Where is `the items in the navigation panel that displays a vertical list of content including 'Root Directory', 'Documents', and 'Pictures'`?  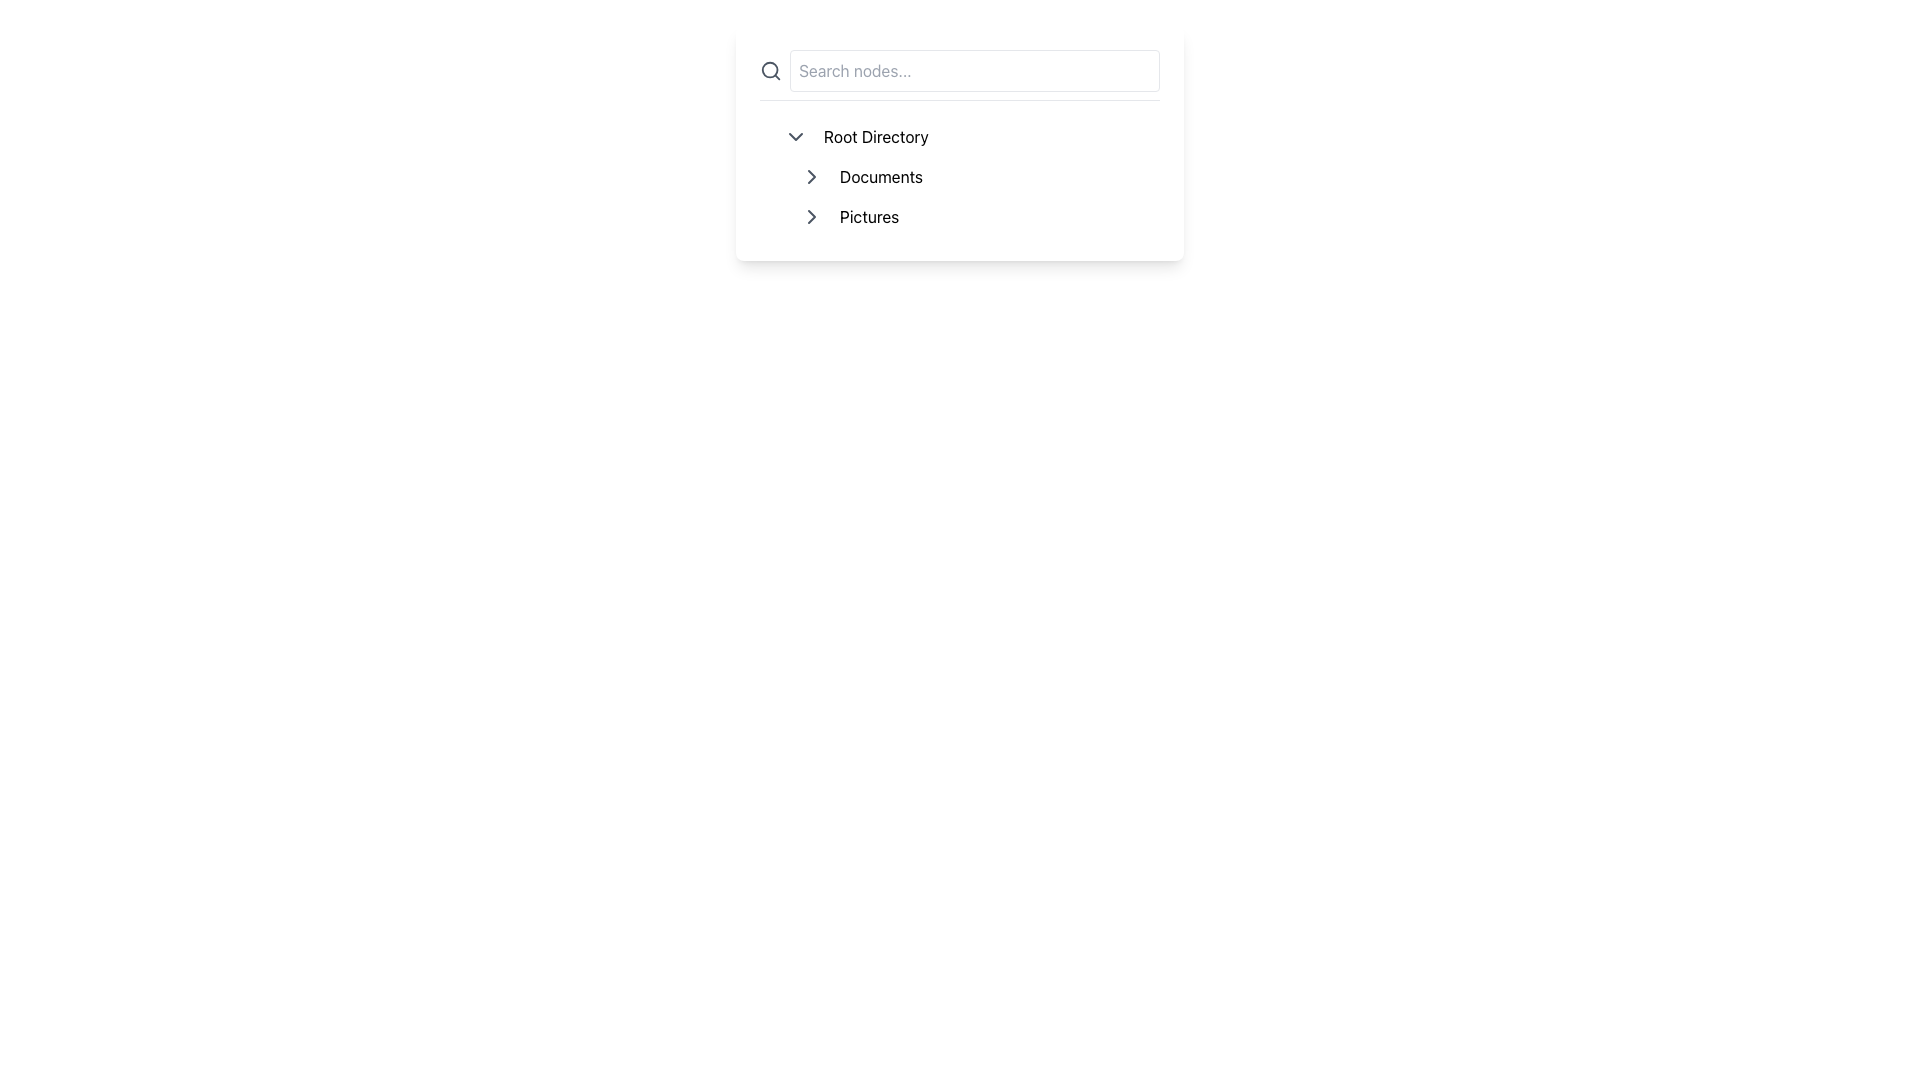 the items in the navigation panel that displays a vertical list of content including 'Root Directory', 'Documents', and 'Pictures' is located at coordinates (960, 142).